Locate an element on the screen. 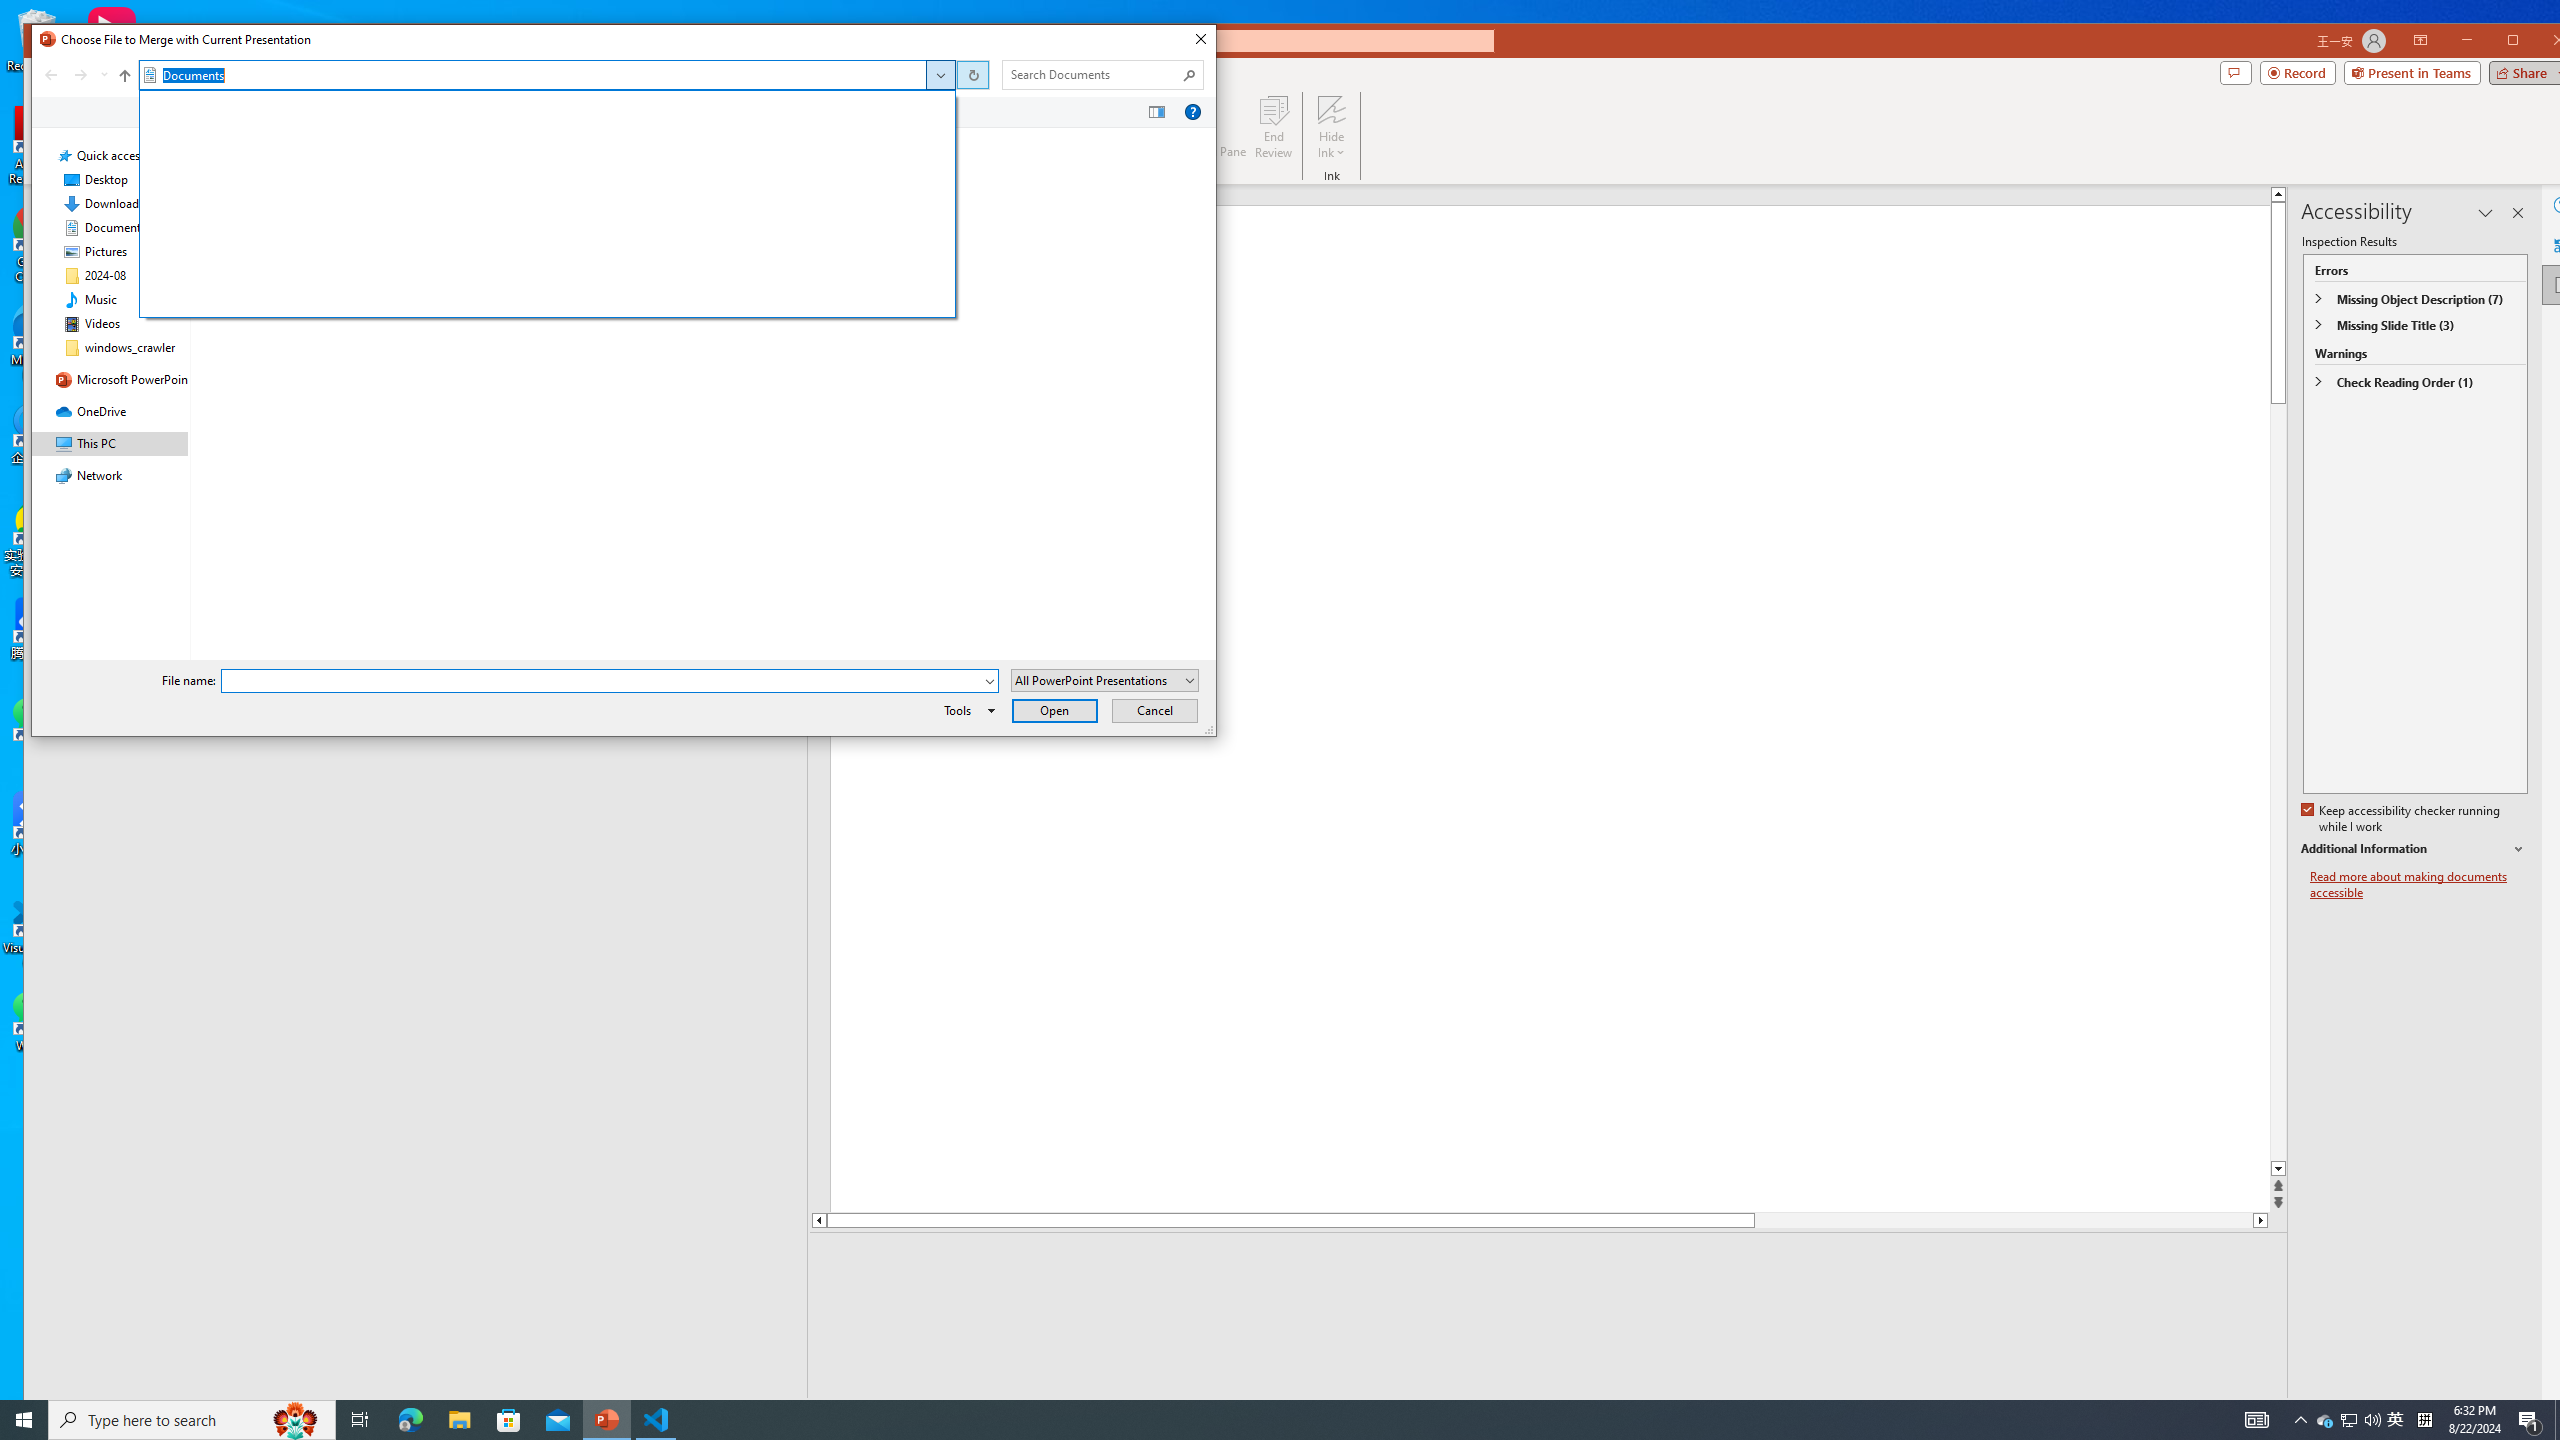  'Keep accessibility checker running while I work' is located at coordinates (2401, 819).